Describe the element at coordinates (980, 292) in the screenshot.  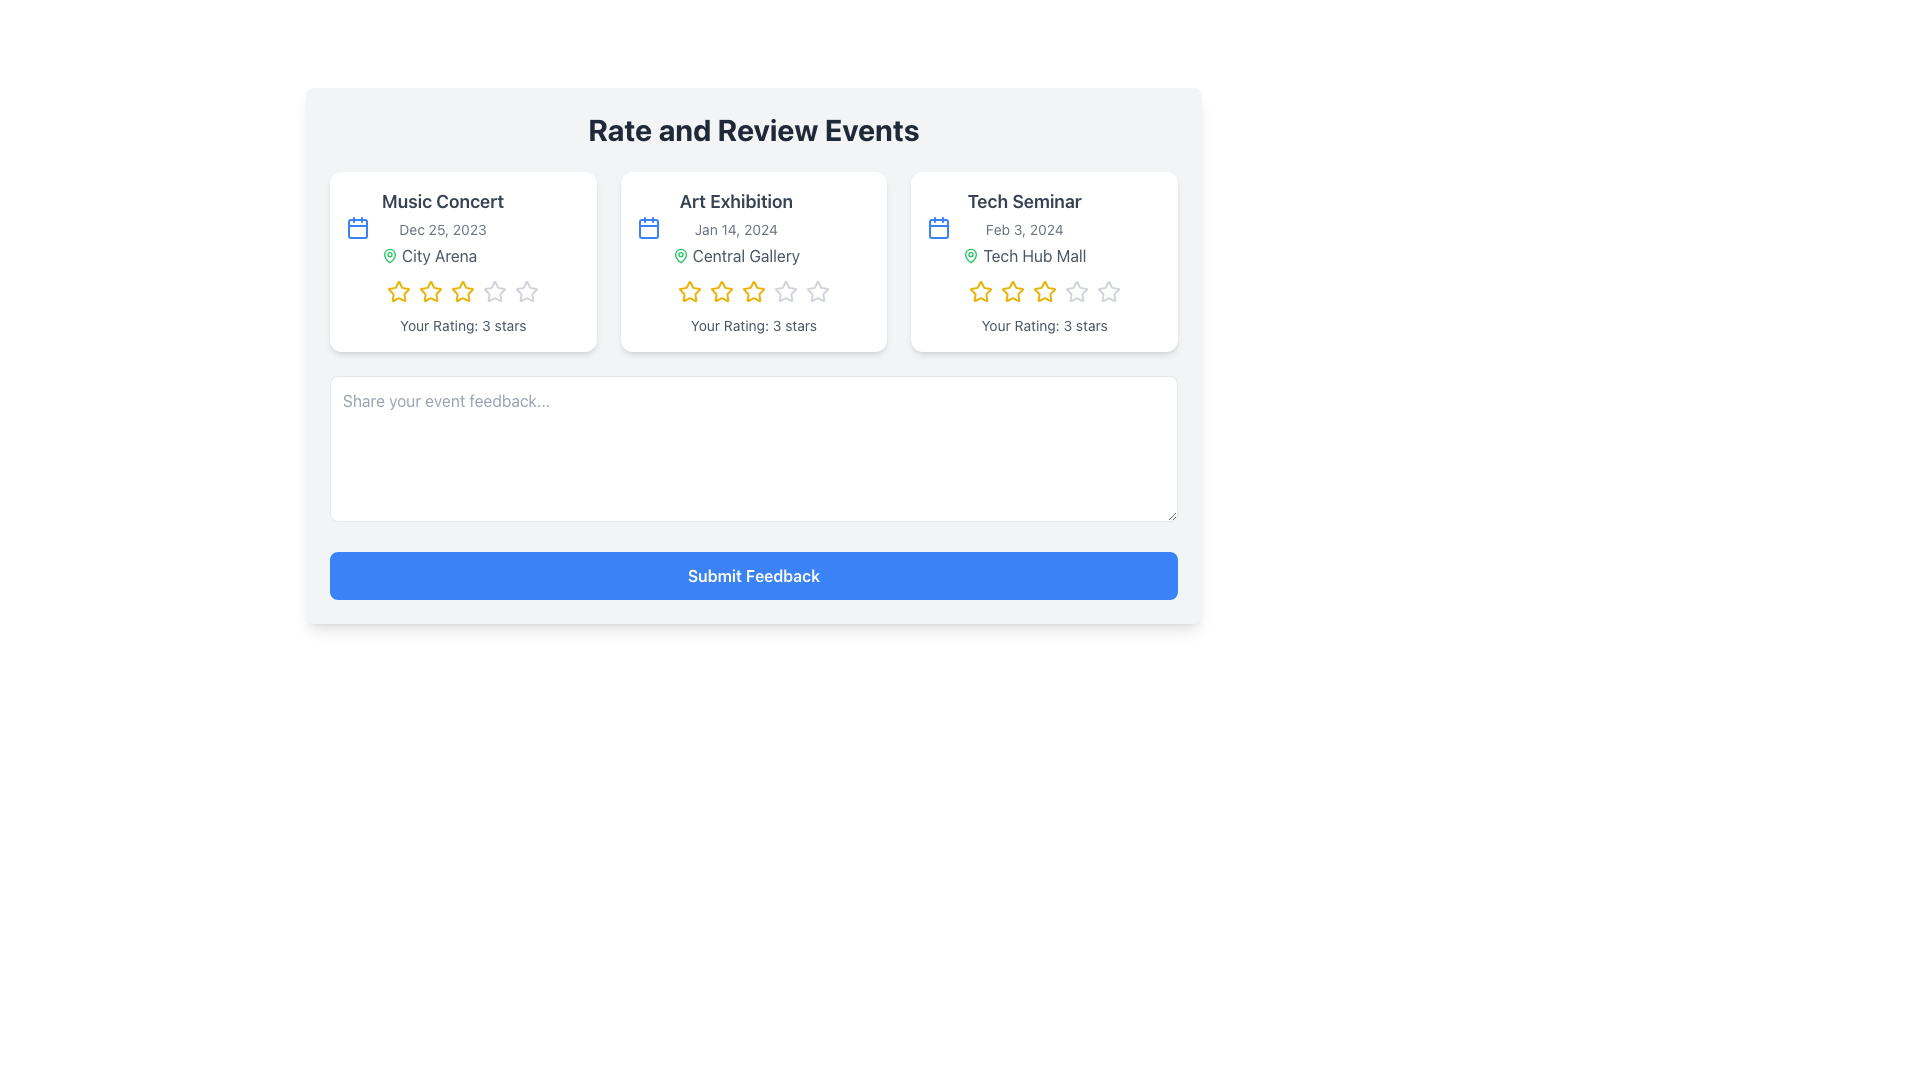
I see `the first yellow star icon in the rating section below the 'Tech Seminar' event card to trigger the scaling effect` at that location.